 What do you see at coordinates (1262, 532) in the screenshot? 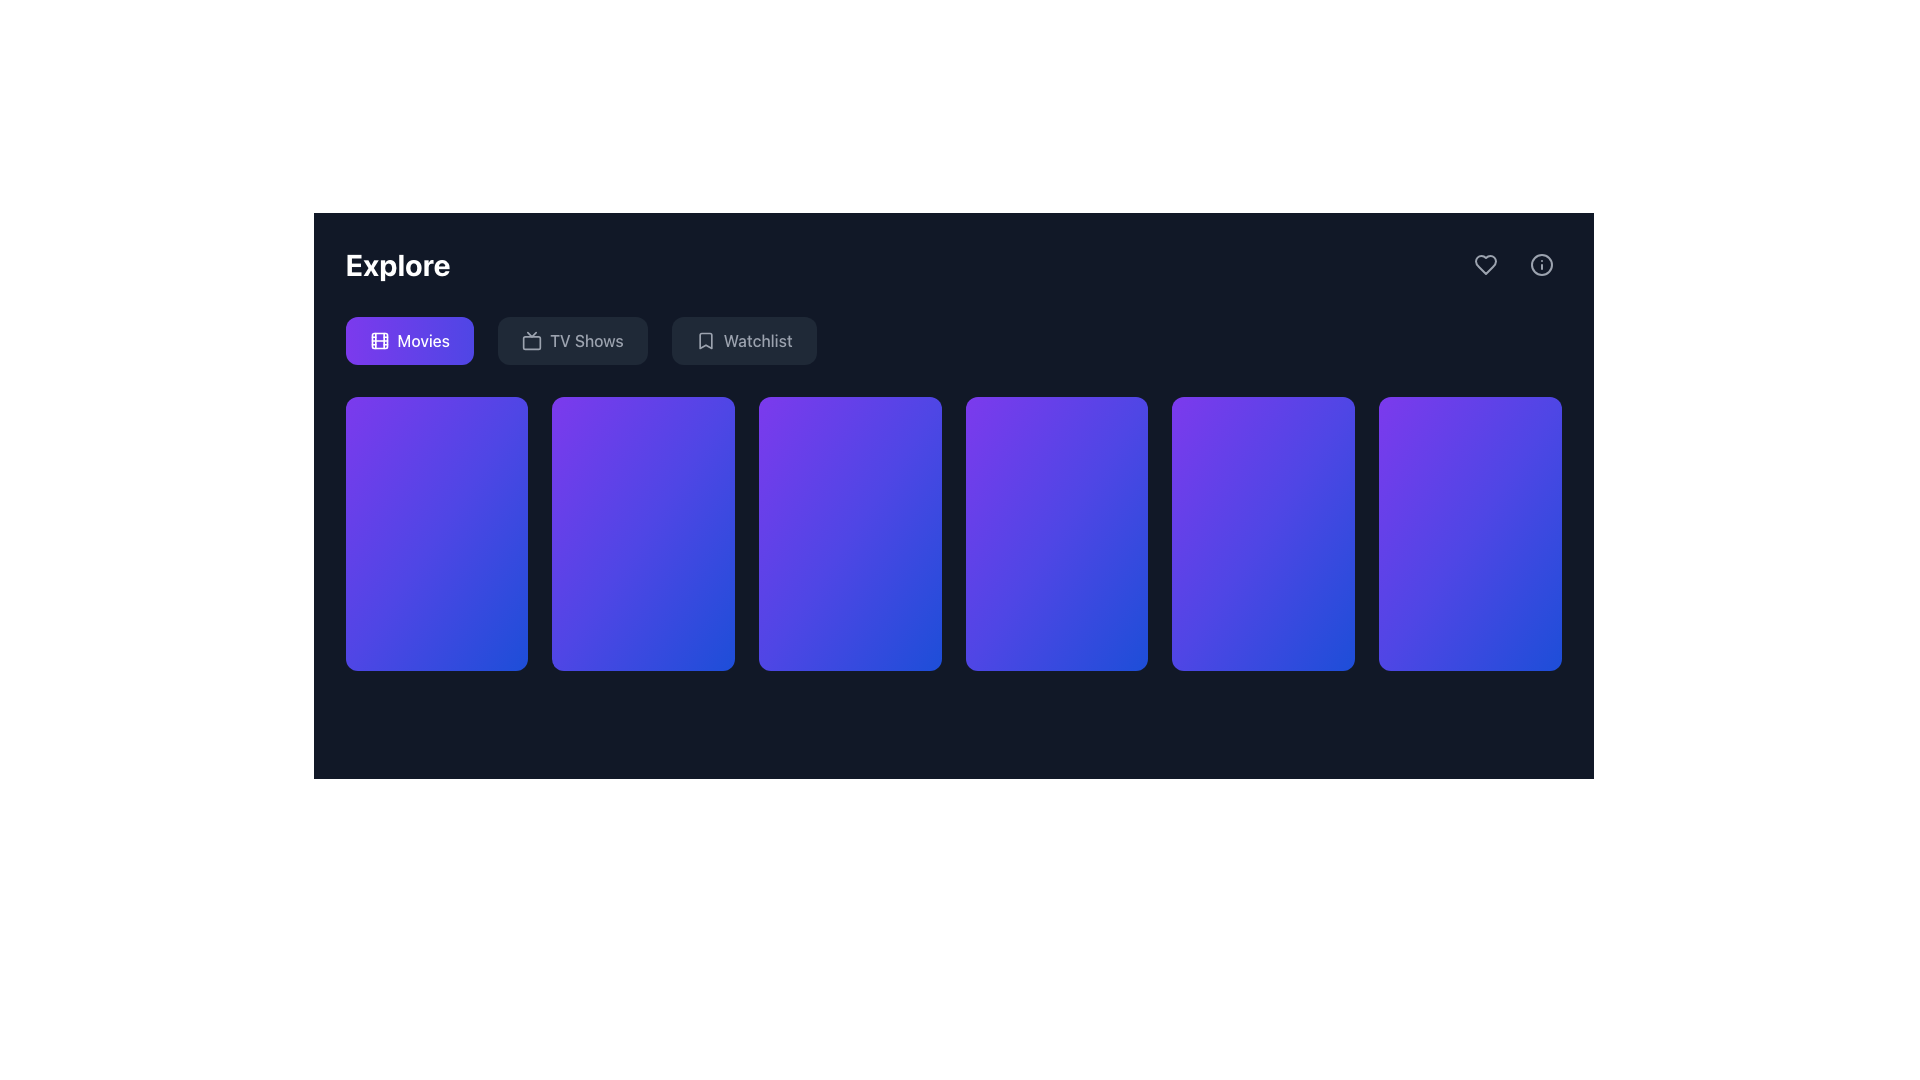
I see `the Card element, which is vertically rectangular with rounded corners and has a gradient color scheme from purple to blue, positioned third from the right` at bounding box center [1262, 532].